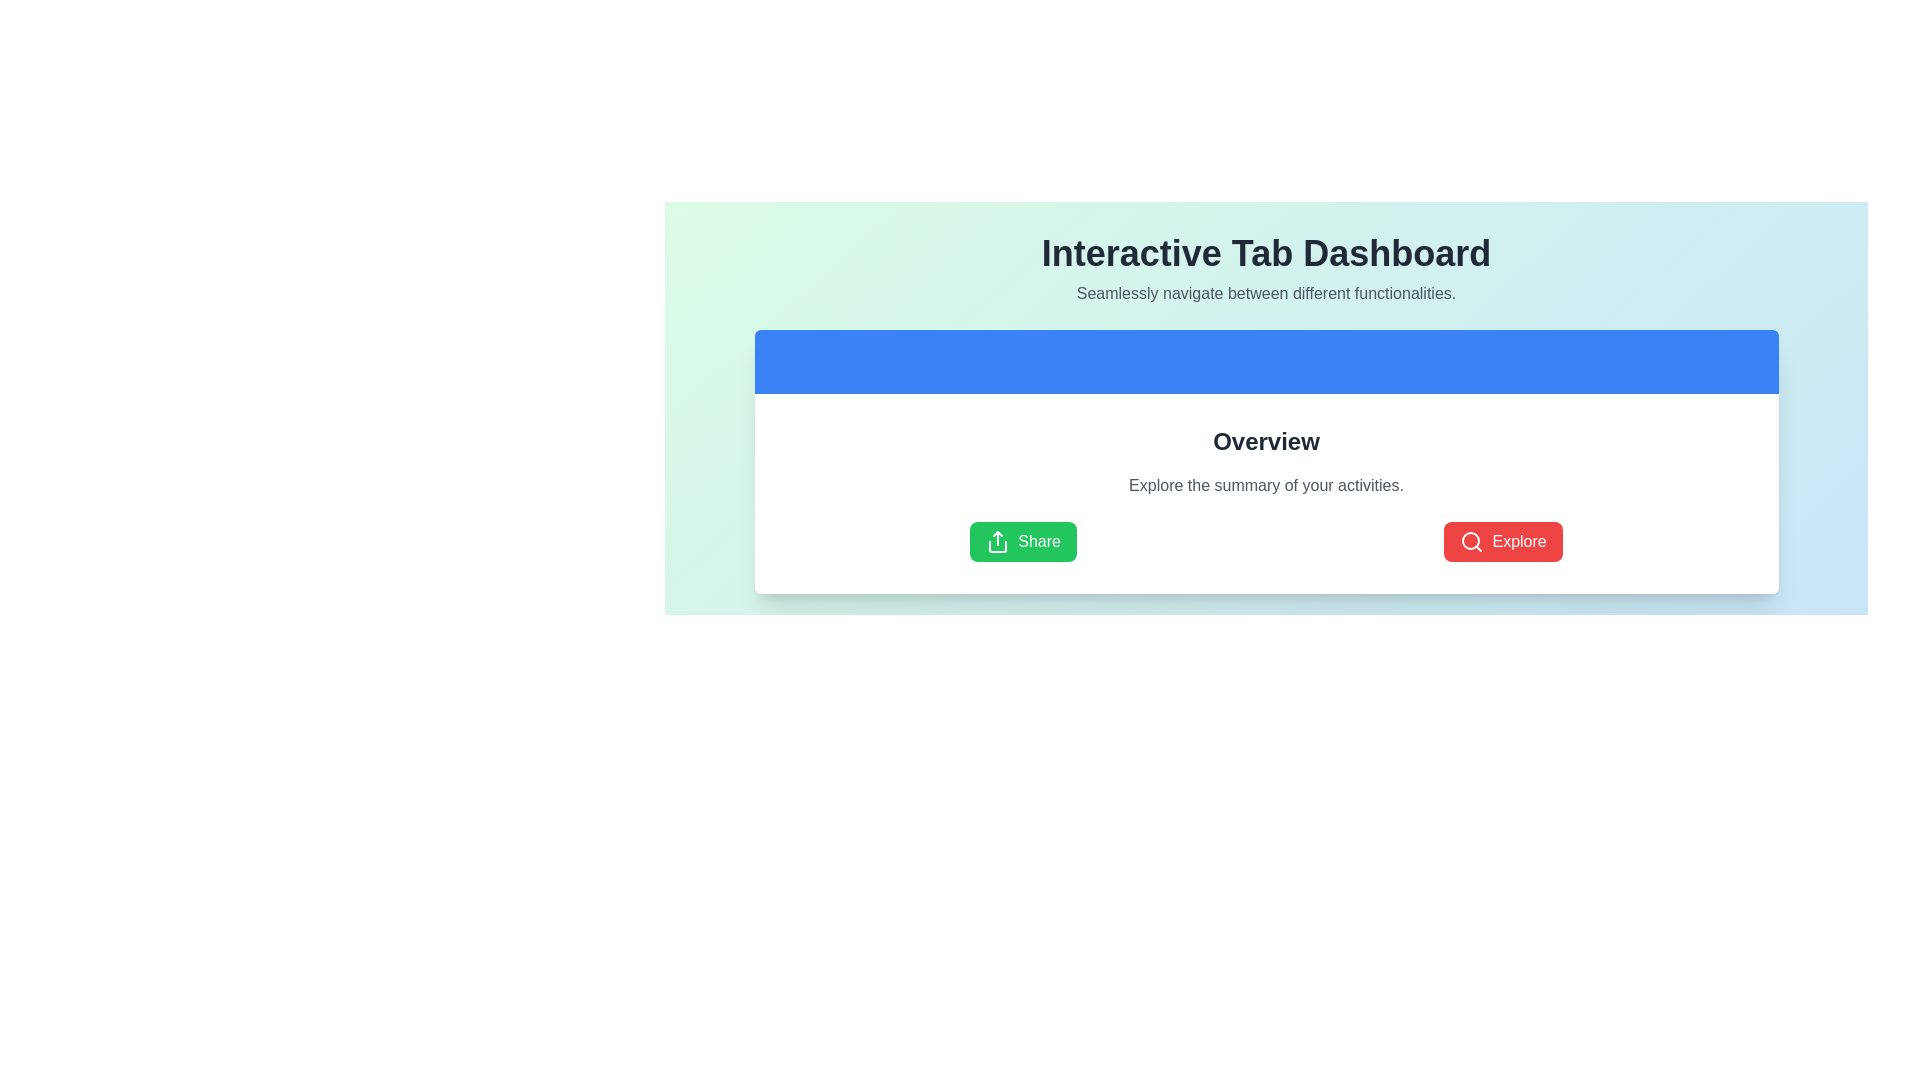  What do you see at coordinates (998, 547) in the screenshot?
I see `the share button icon component, which visually represents a share symbol and is situated below the arrow shape and above the caption text in the button group on the left section of the action panel` at bounding box center [998, 547].